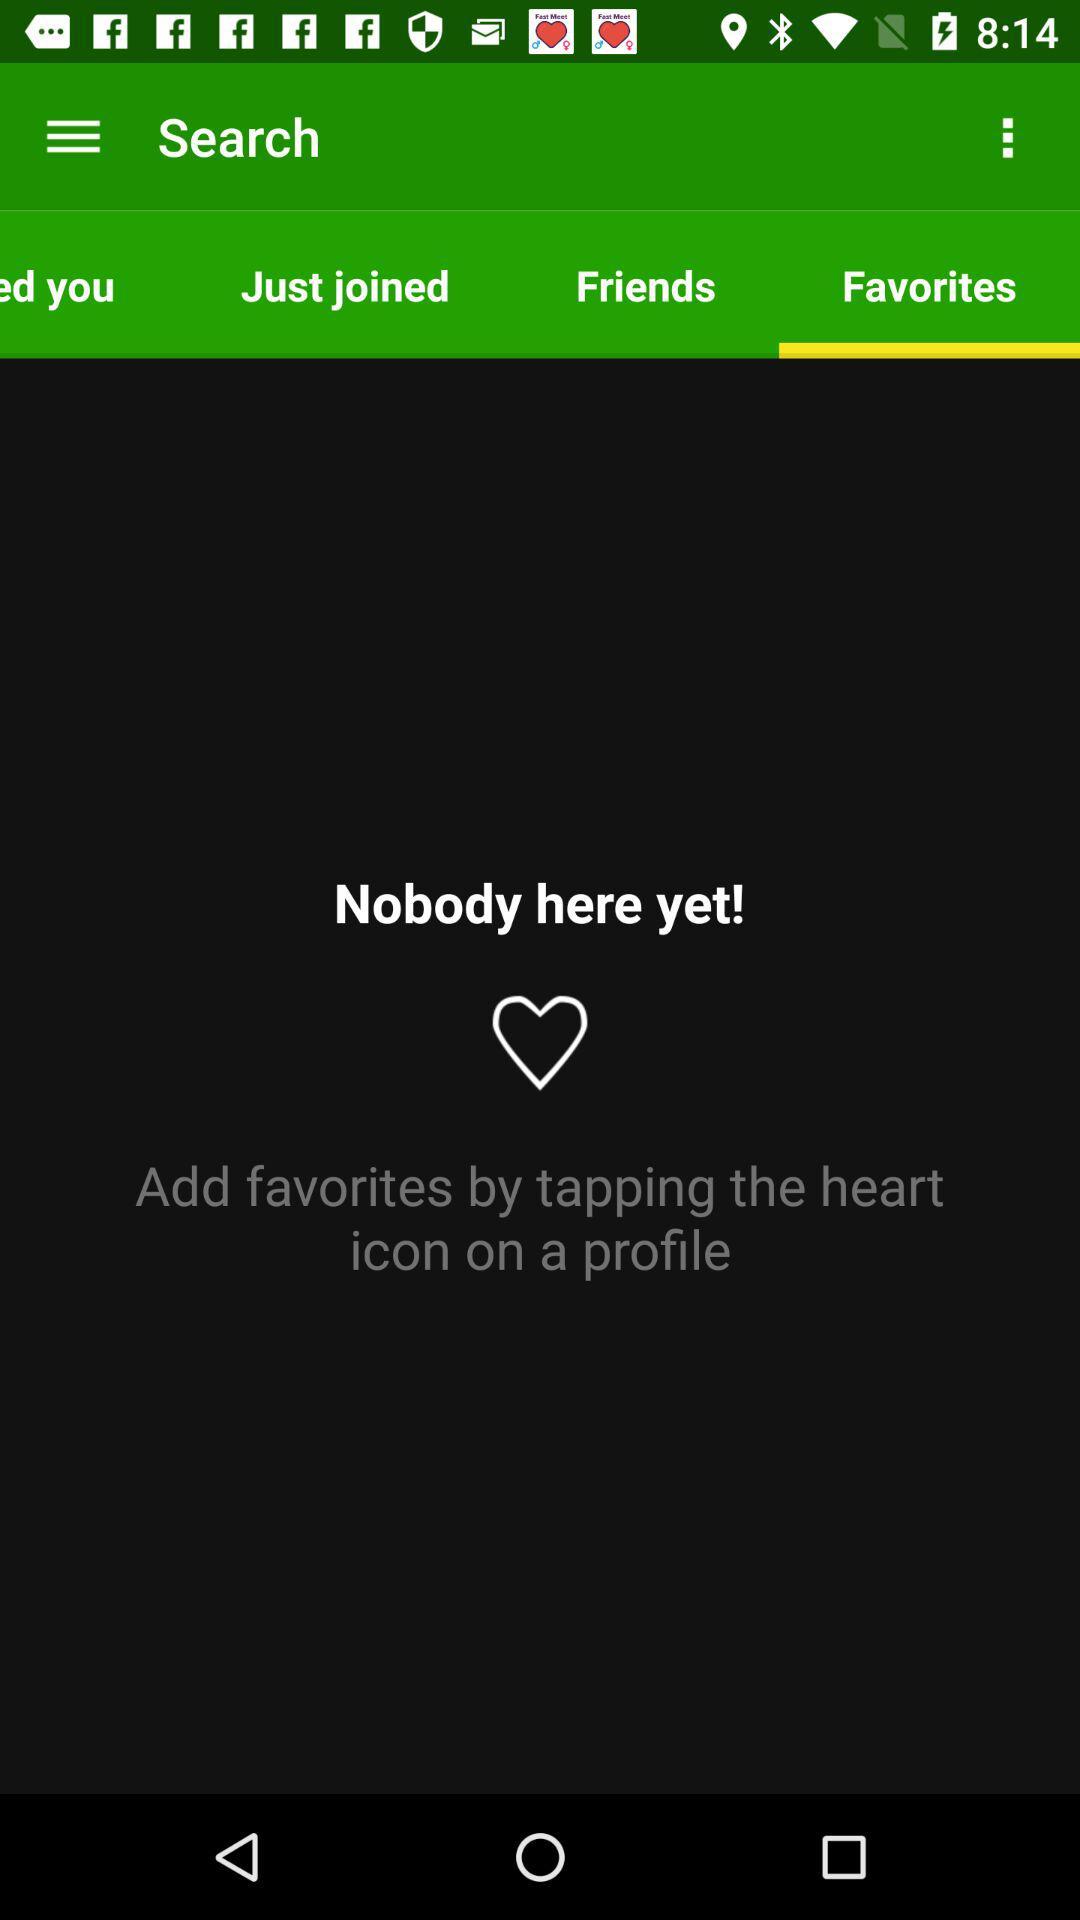  Describe the element at coordinates (72, 135) in the screenshot. I see `the icon next to the search` at that location.